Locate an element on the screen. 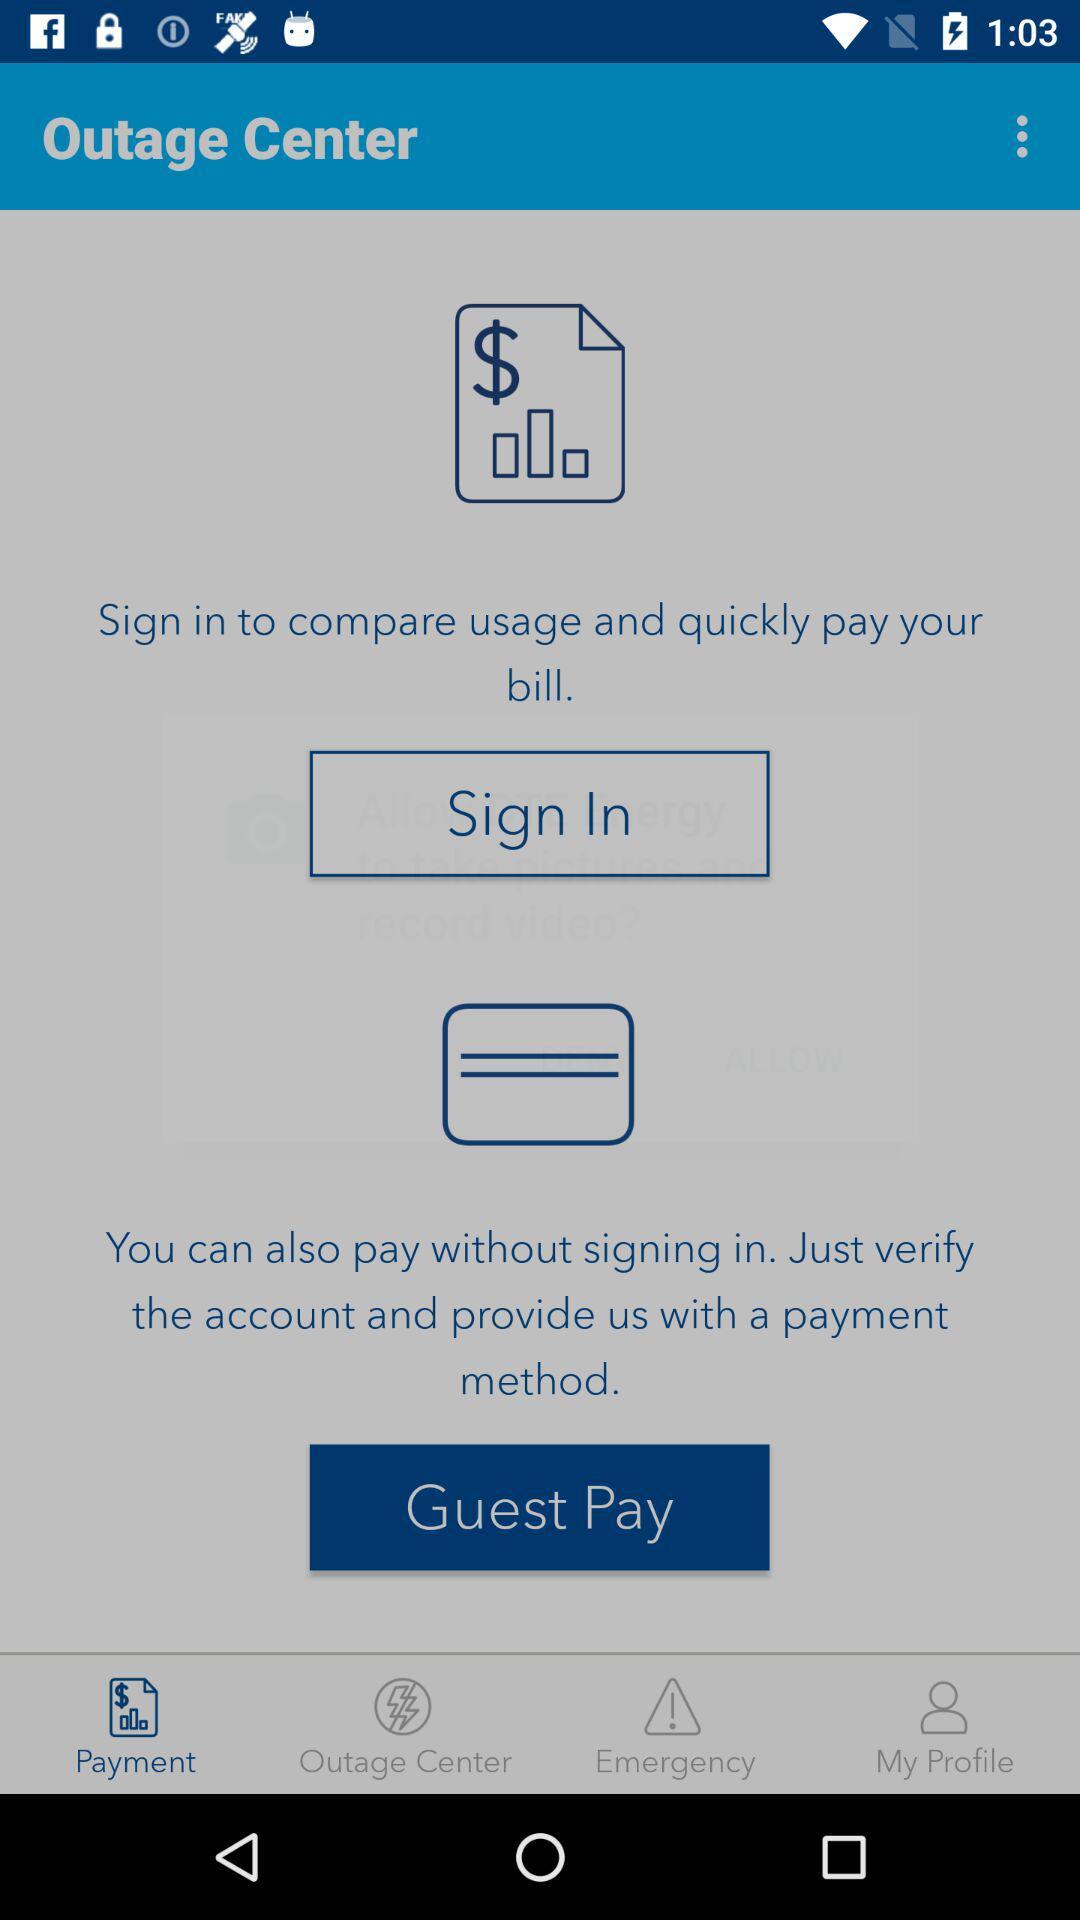 This screenshot has width=1080, height=1920. app to the right of the outage center app is located at coordinates (1027, 135).